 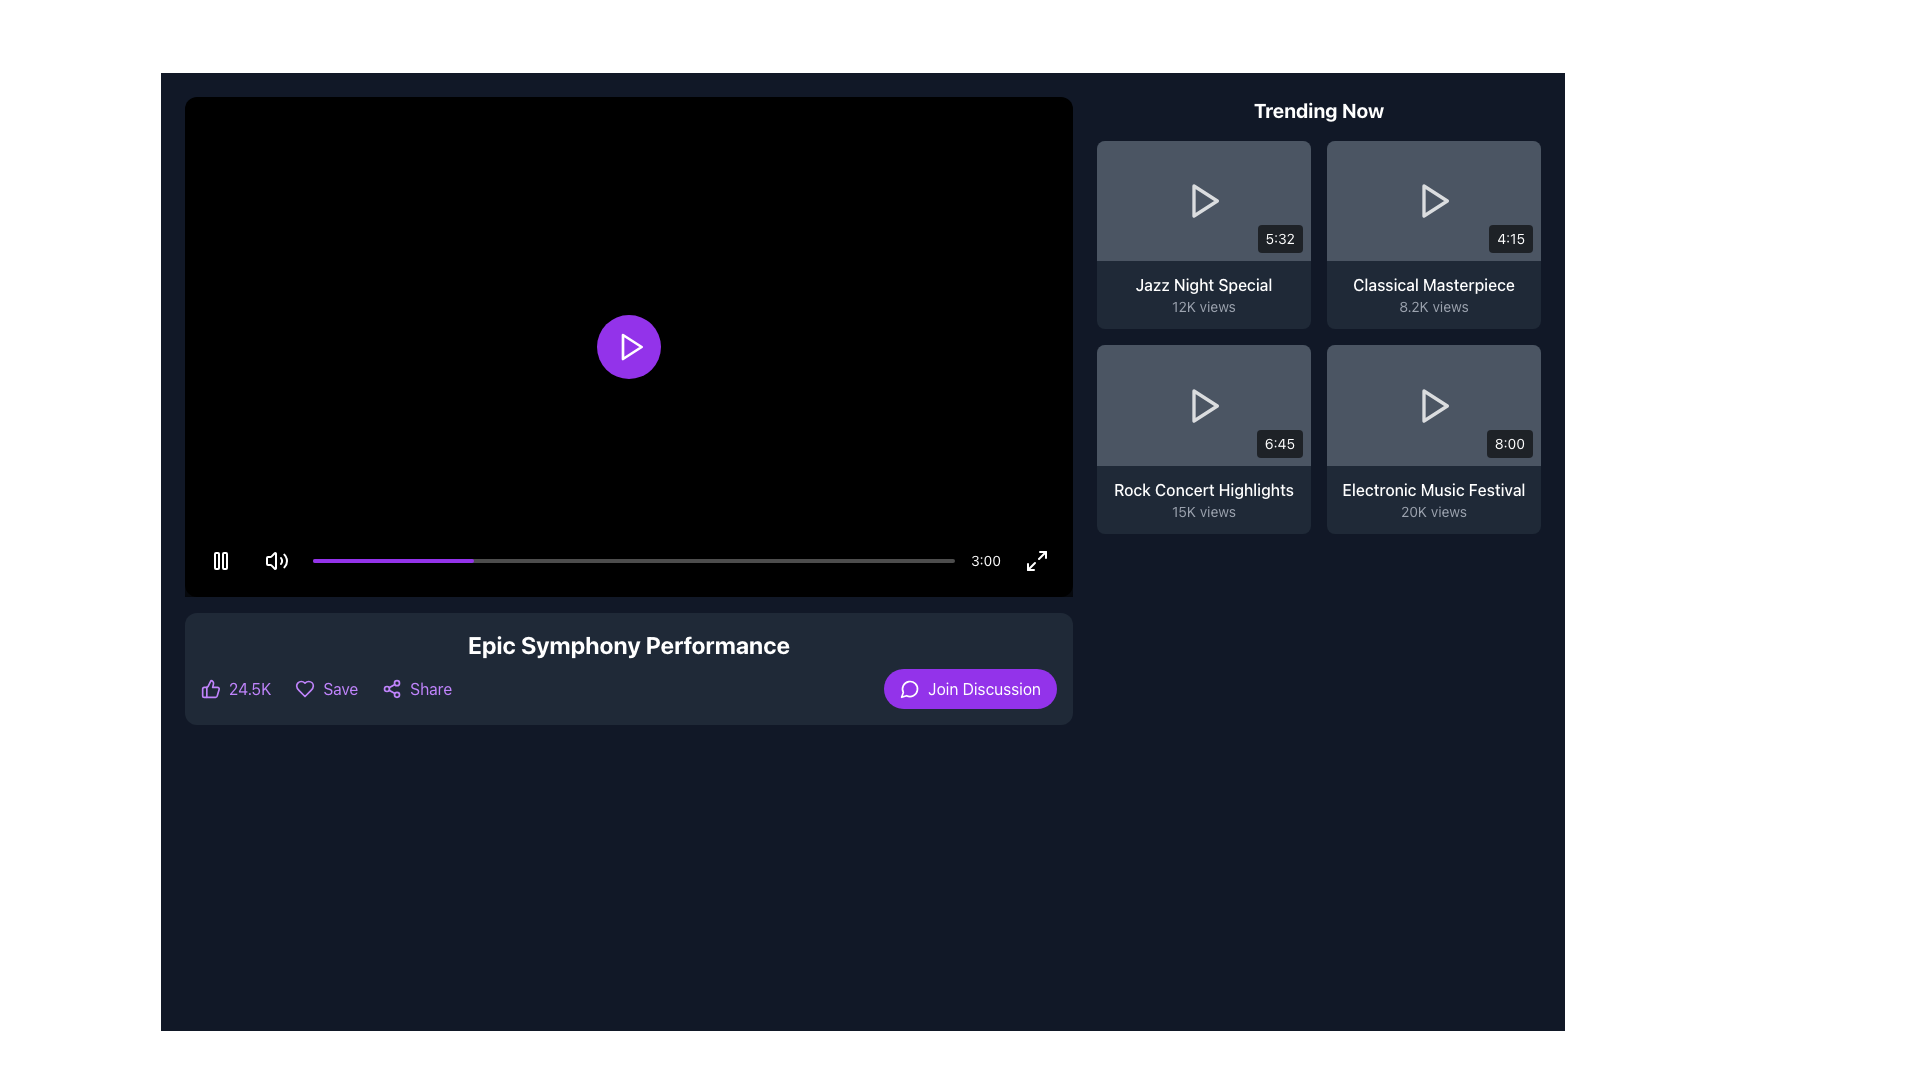 What do you see at coordinates (414, 560) in the screenshot?
I see `the video playback progress` at bounding box center [414, 560].